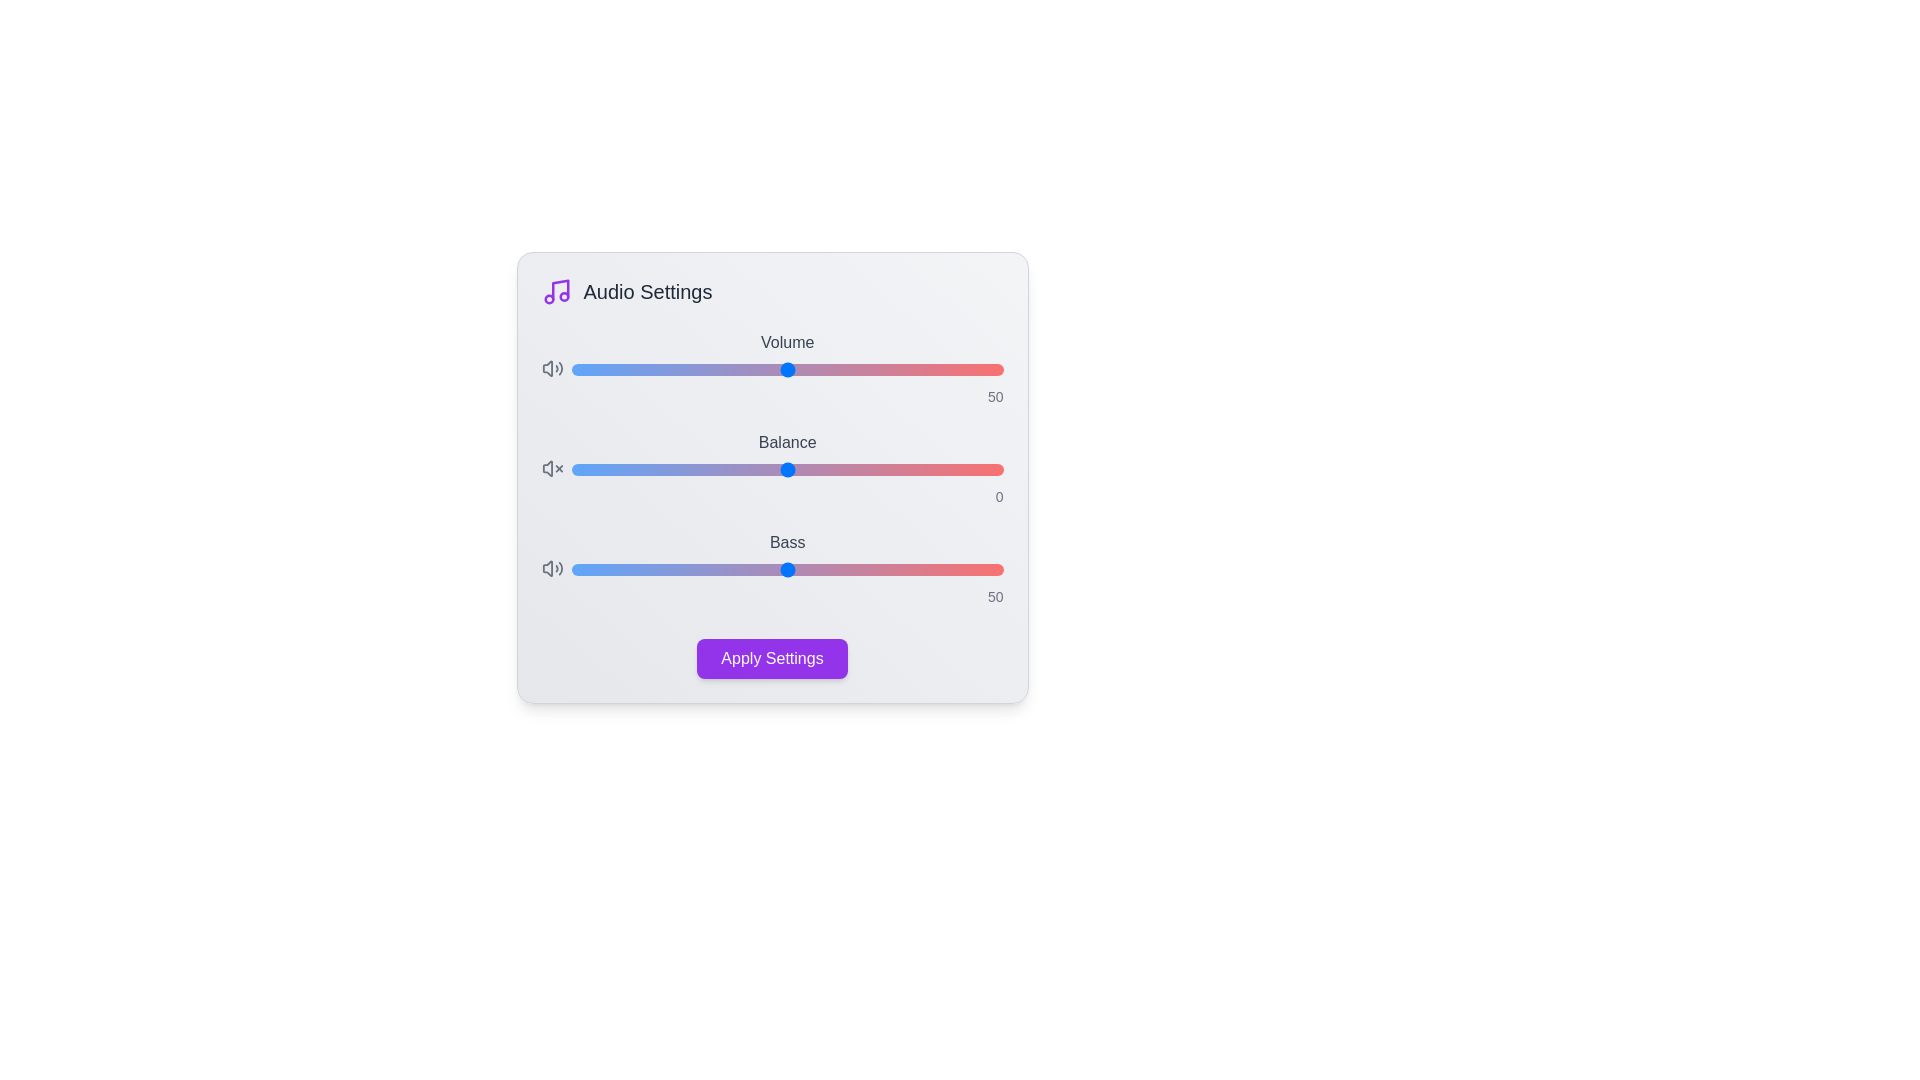 The image size is (1920, 1080). What do you see at coordinates (635, 370) in the screenshot?
I see `the 'Volume' slider to set the volume level to 15` at bounding box center [635, 370].